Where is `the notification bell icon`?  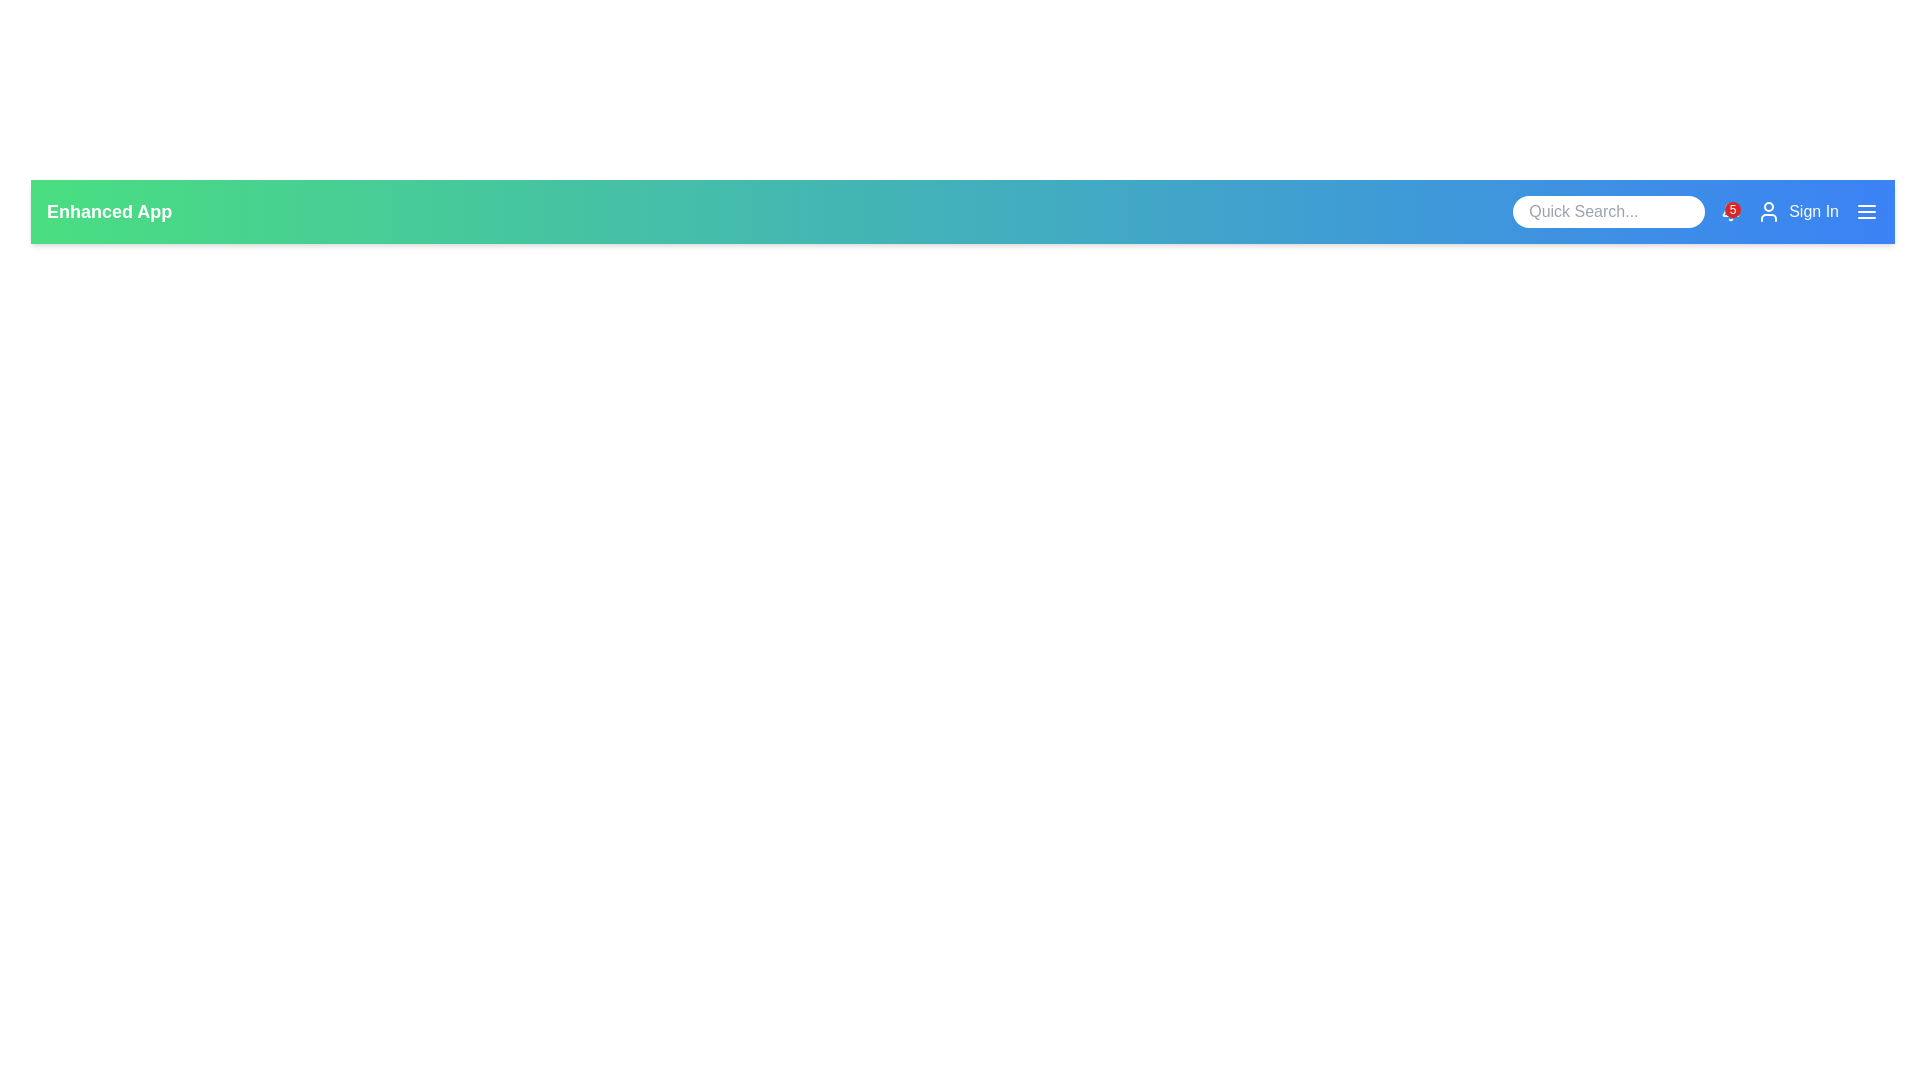 the notification bell icon is located at coordinates (1730, 212).